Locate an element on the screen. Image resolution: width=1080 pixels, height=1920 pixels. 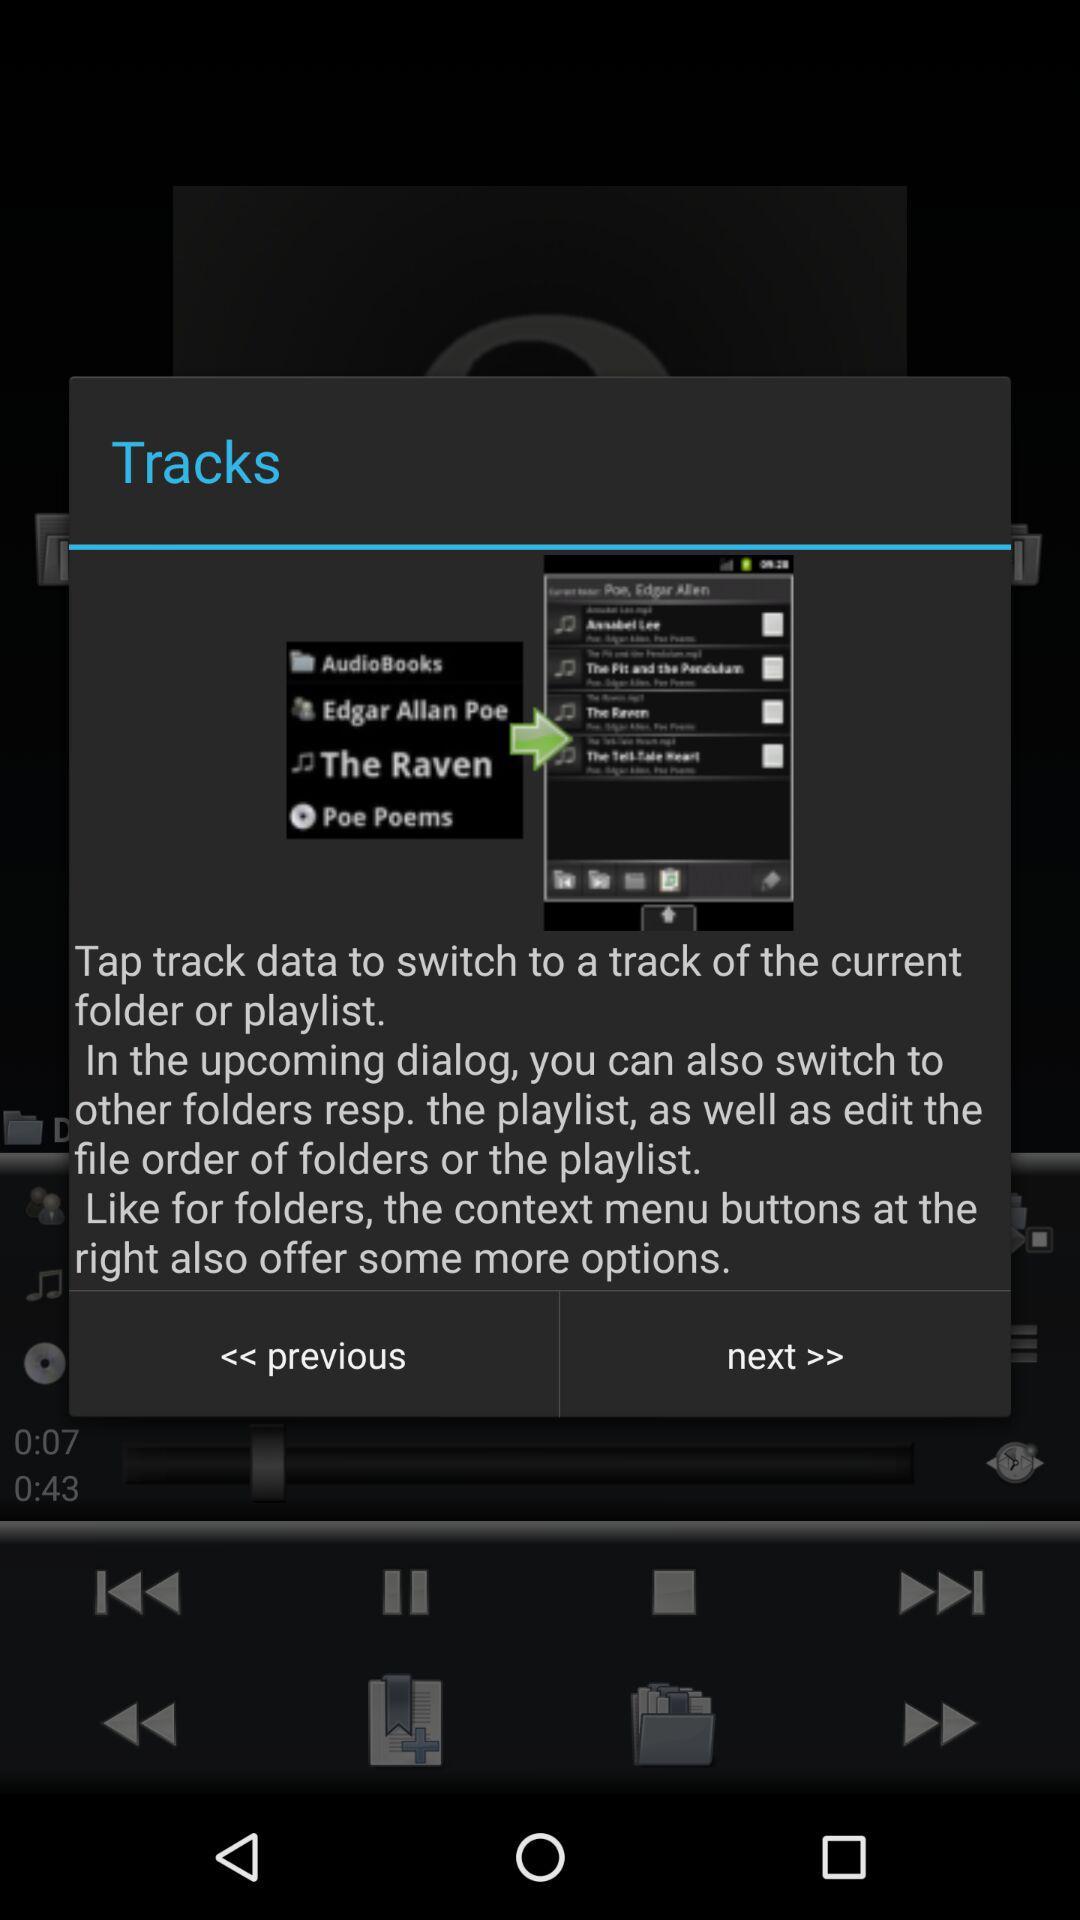
the icon next to the << previous icon is located at coordinates (784, 1354).